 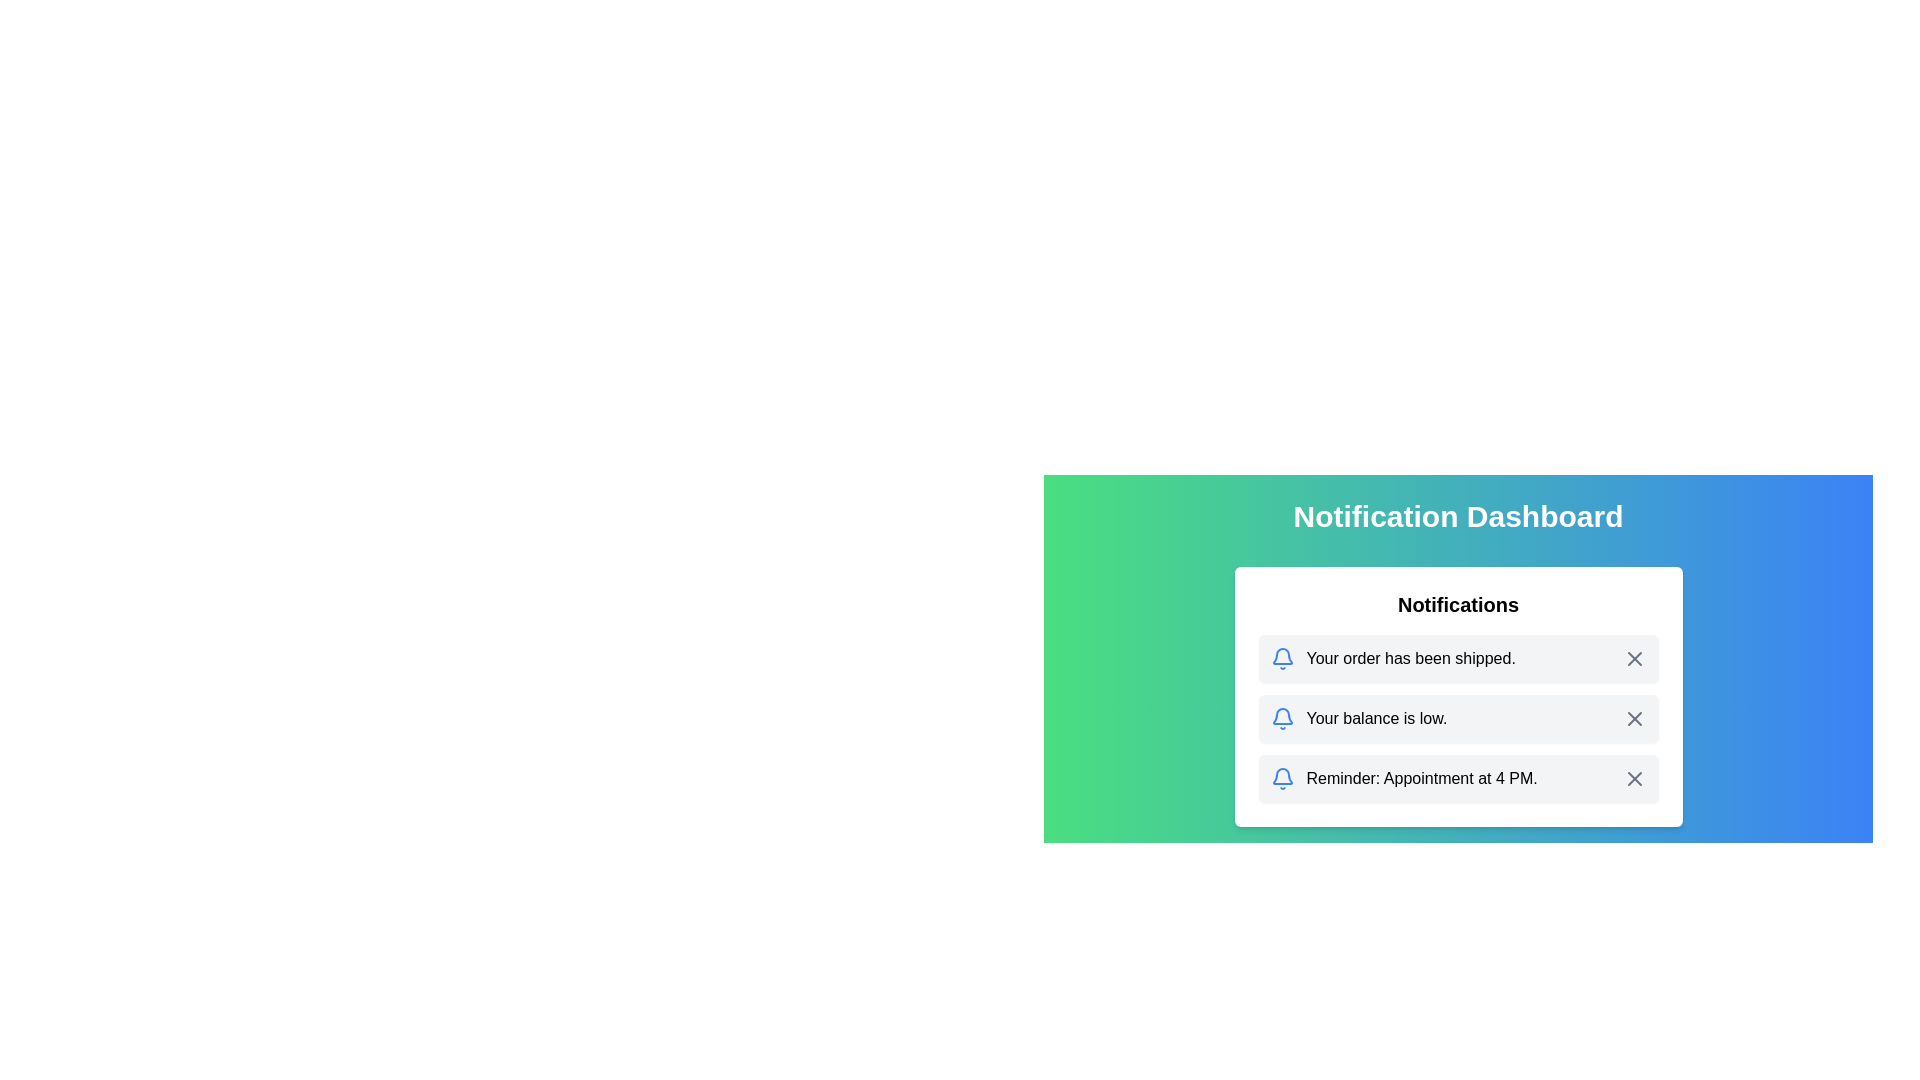 I want to click on notification text of the first notification item under the 'Notifications' section, which displays the order shipping message, so click(x=1458, y=663).